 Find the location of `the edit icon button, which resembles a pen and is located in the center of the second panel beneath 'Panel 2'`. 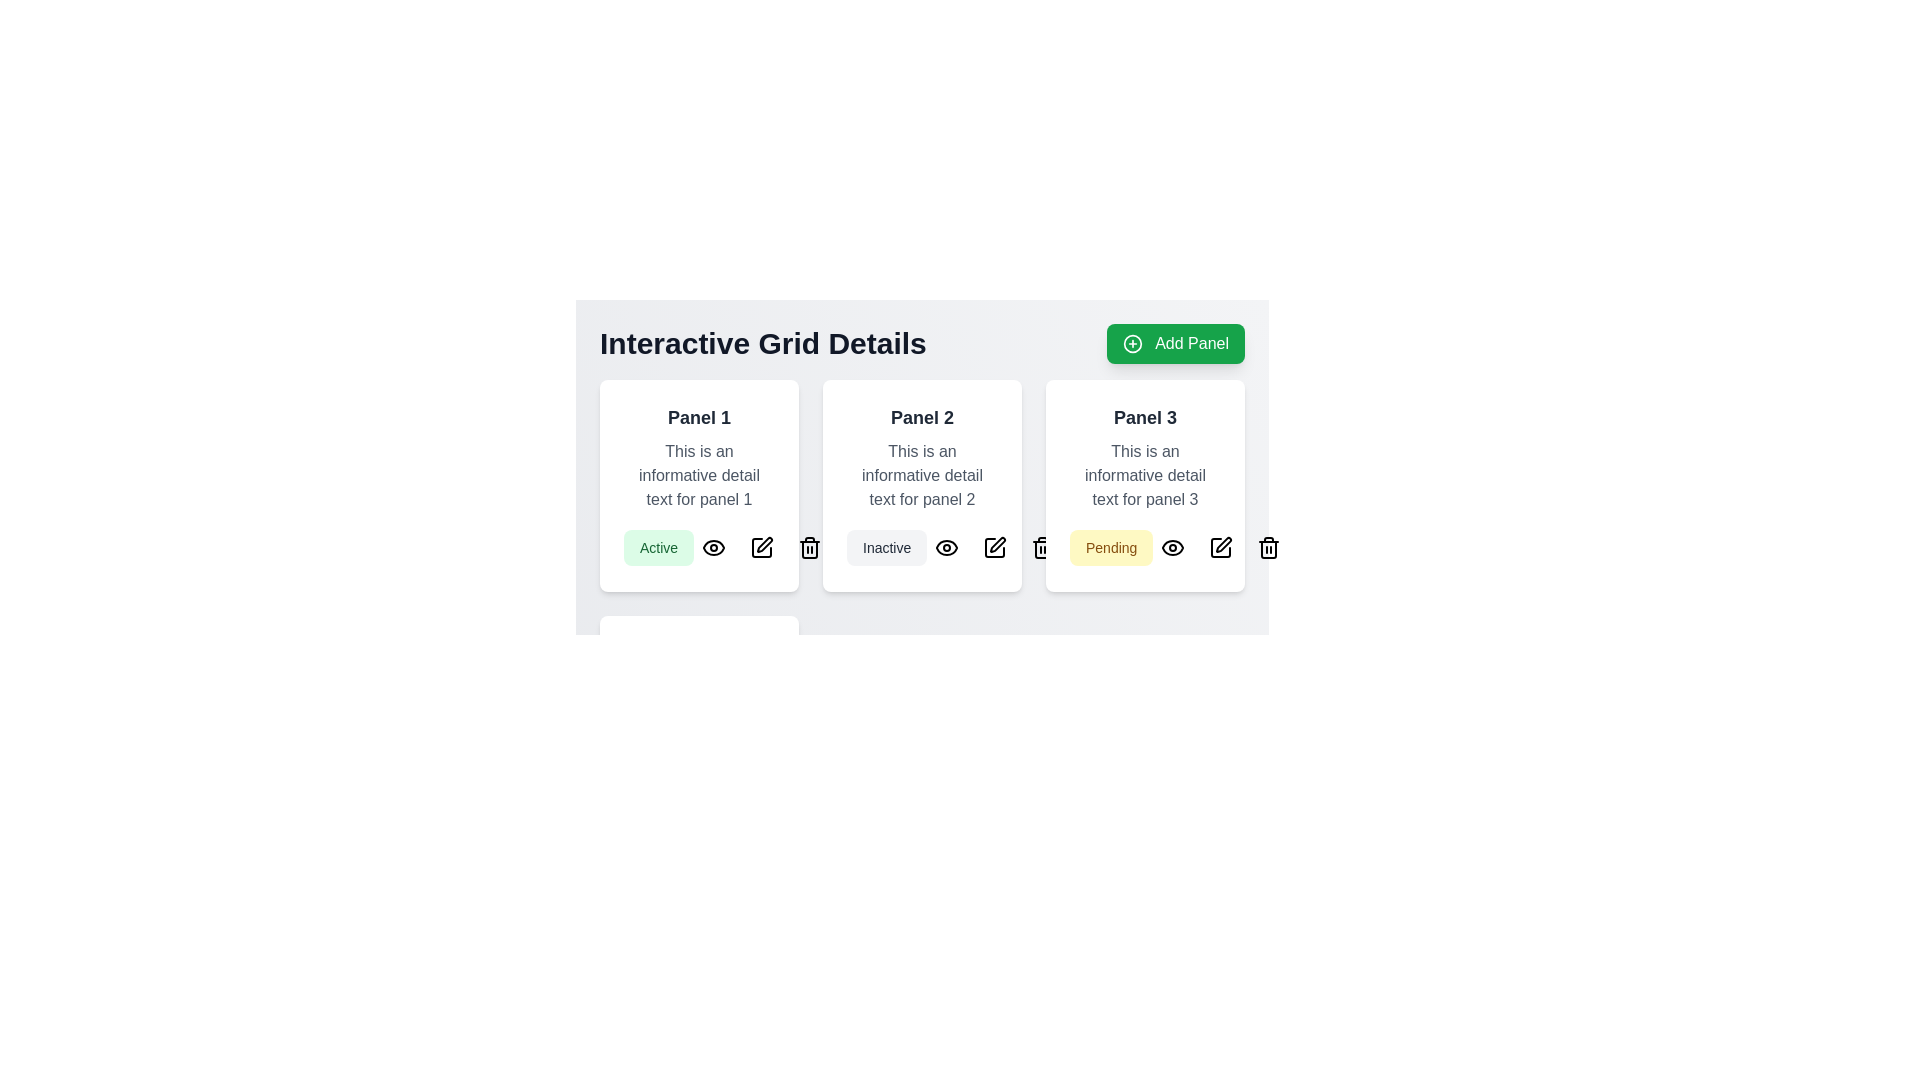

the edit icon button, which resembles a pen and is located in the center of the second panel beneath 'Panel 2' is located at coordinates (995, 547).